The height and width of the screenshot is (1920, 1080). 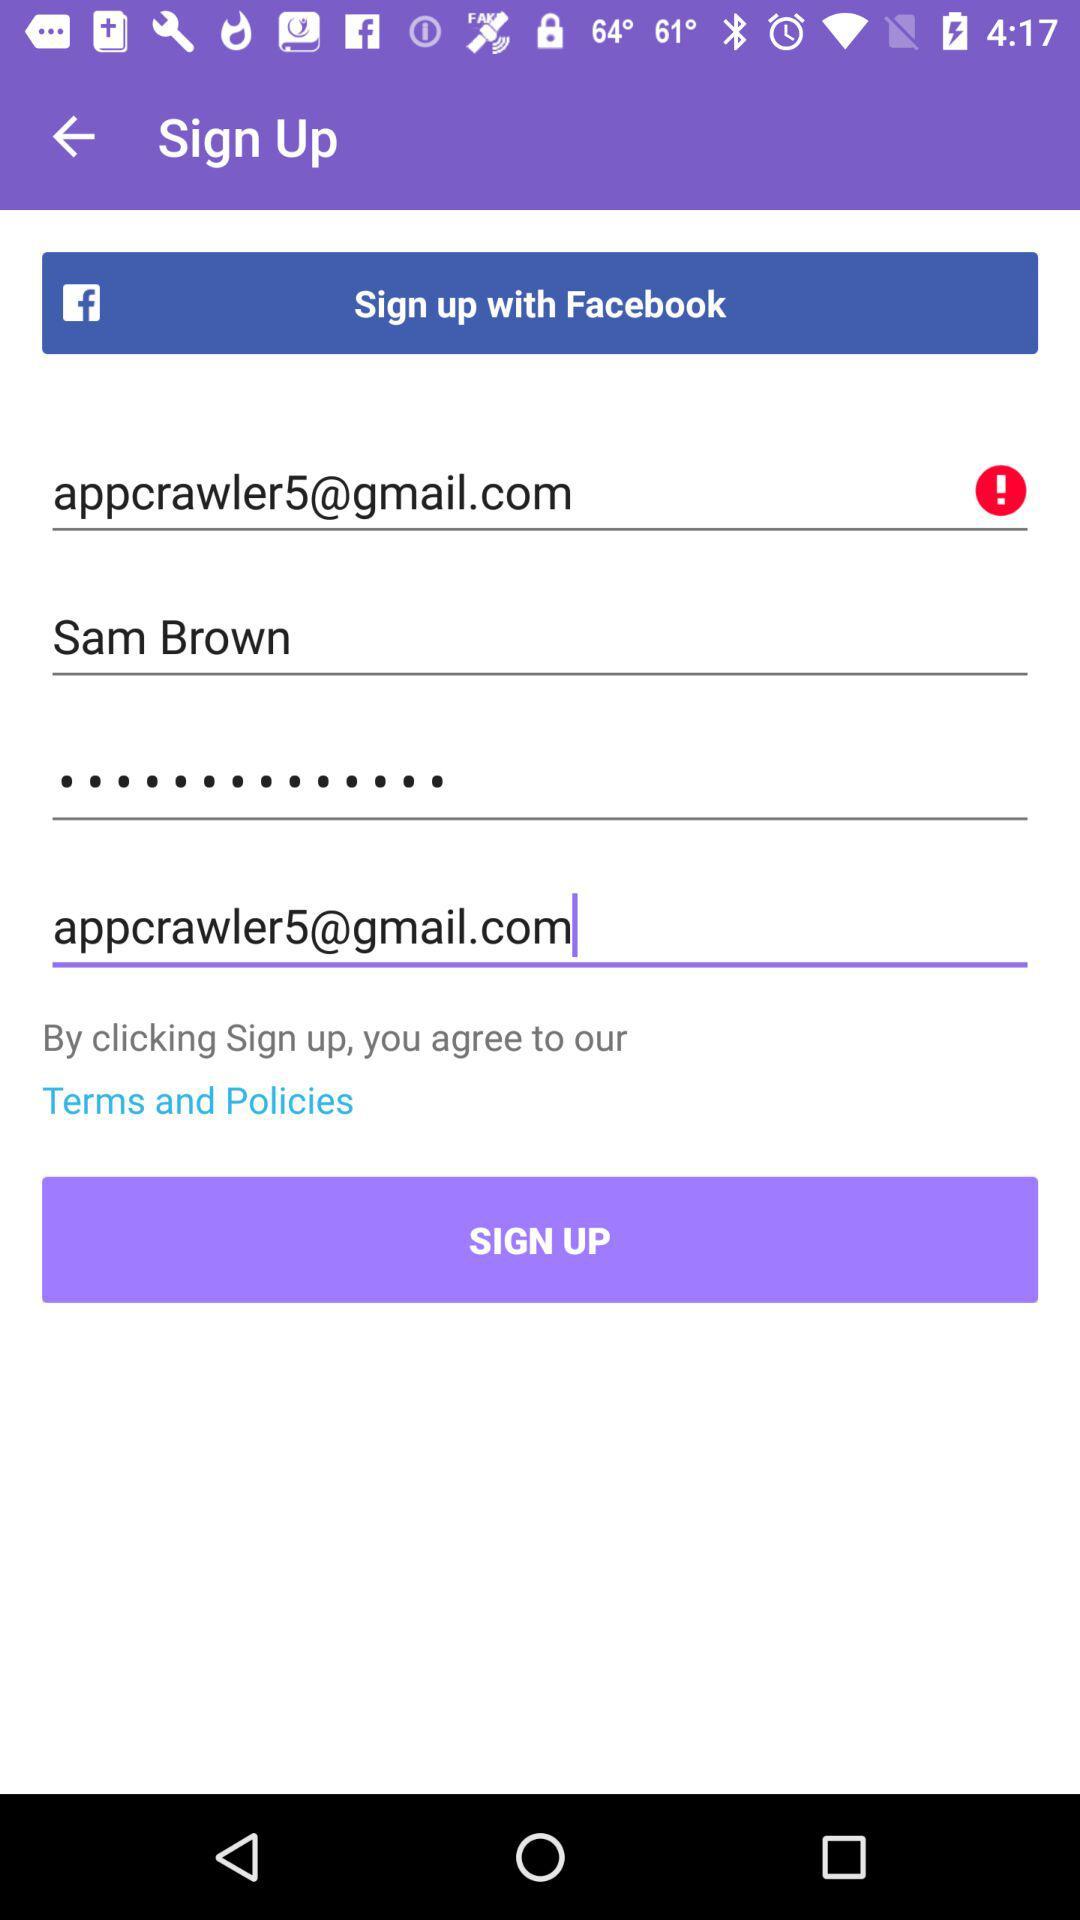 What do you see at coordinates (72, 135) in the screenshot?
I see `the app next to the sign up app` at bounding box center [72, 135].